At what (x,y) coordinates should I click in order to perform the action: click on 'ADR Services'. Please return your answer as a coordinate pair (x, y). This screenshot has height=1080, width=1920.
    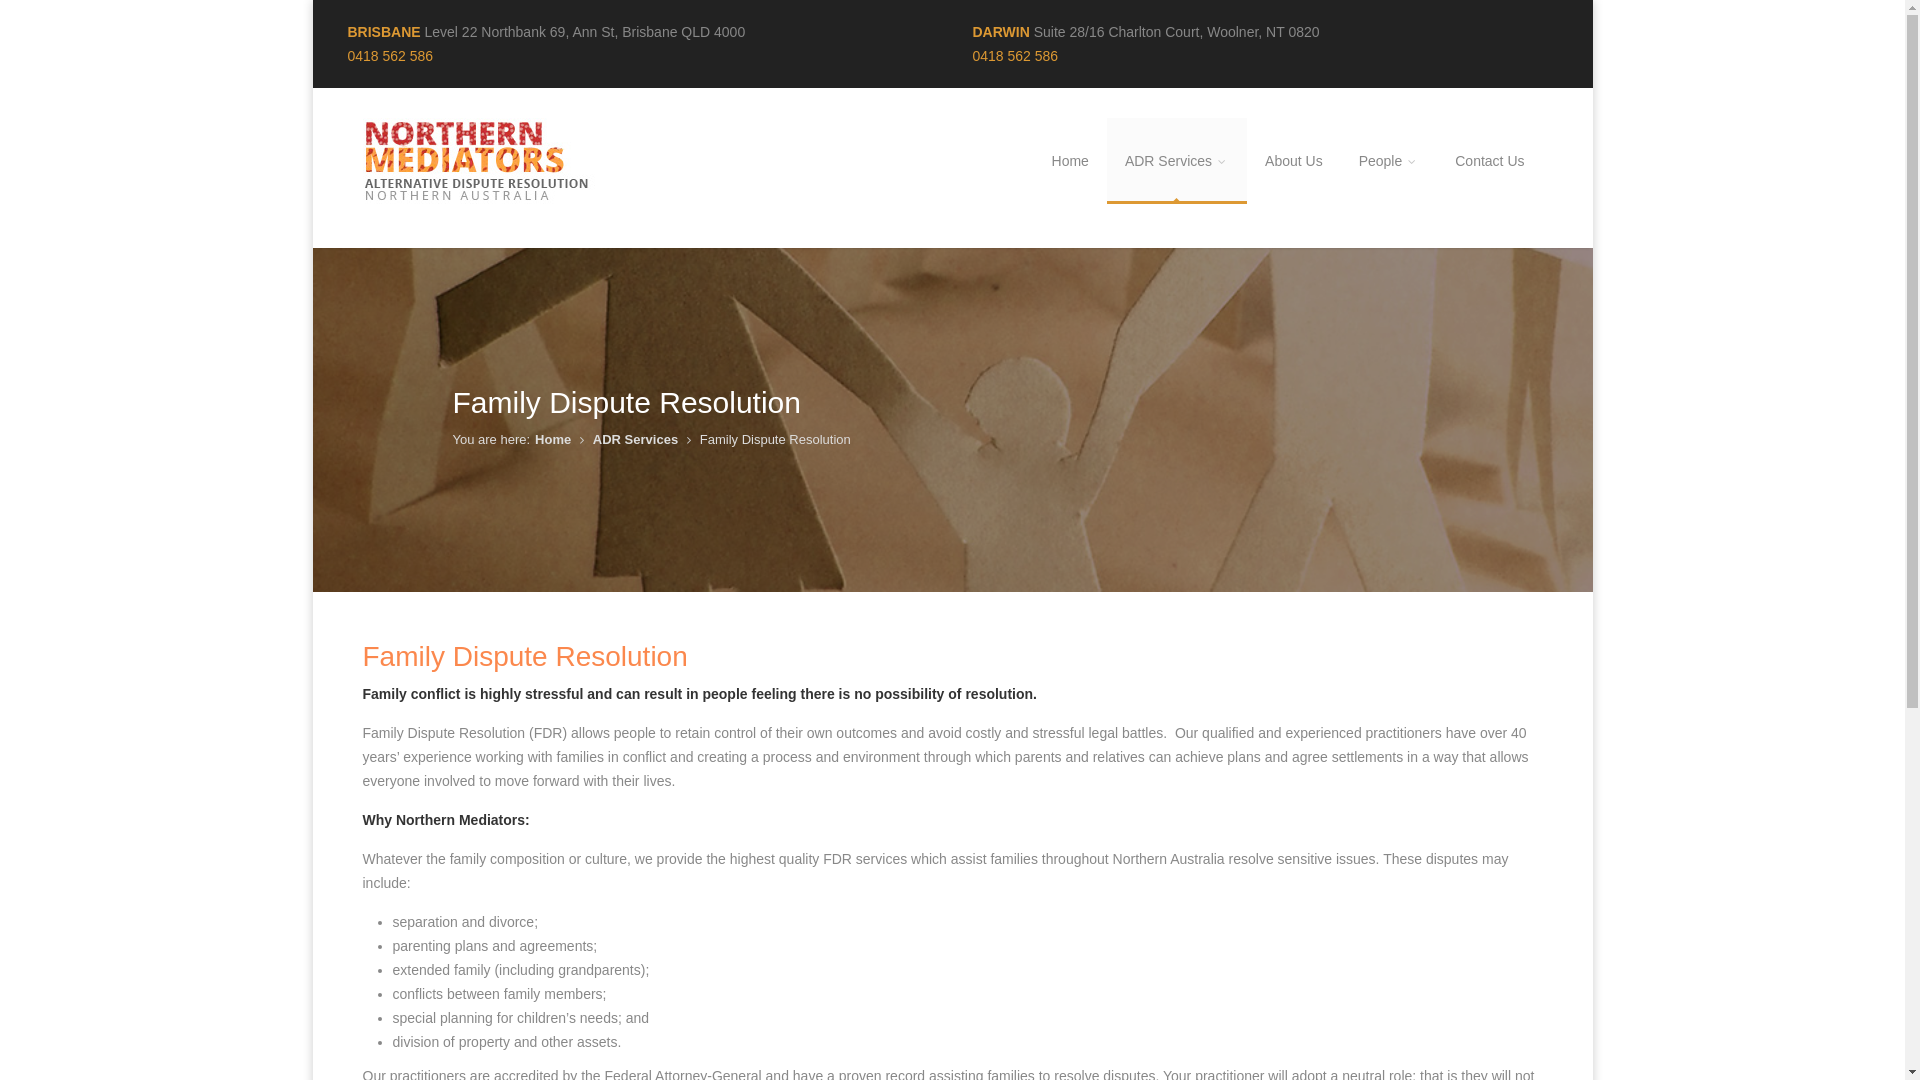
    Looking at the image, I should click on (634, 438).